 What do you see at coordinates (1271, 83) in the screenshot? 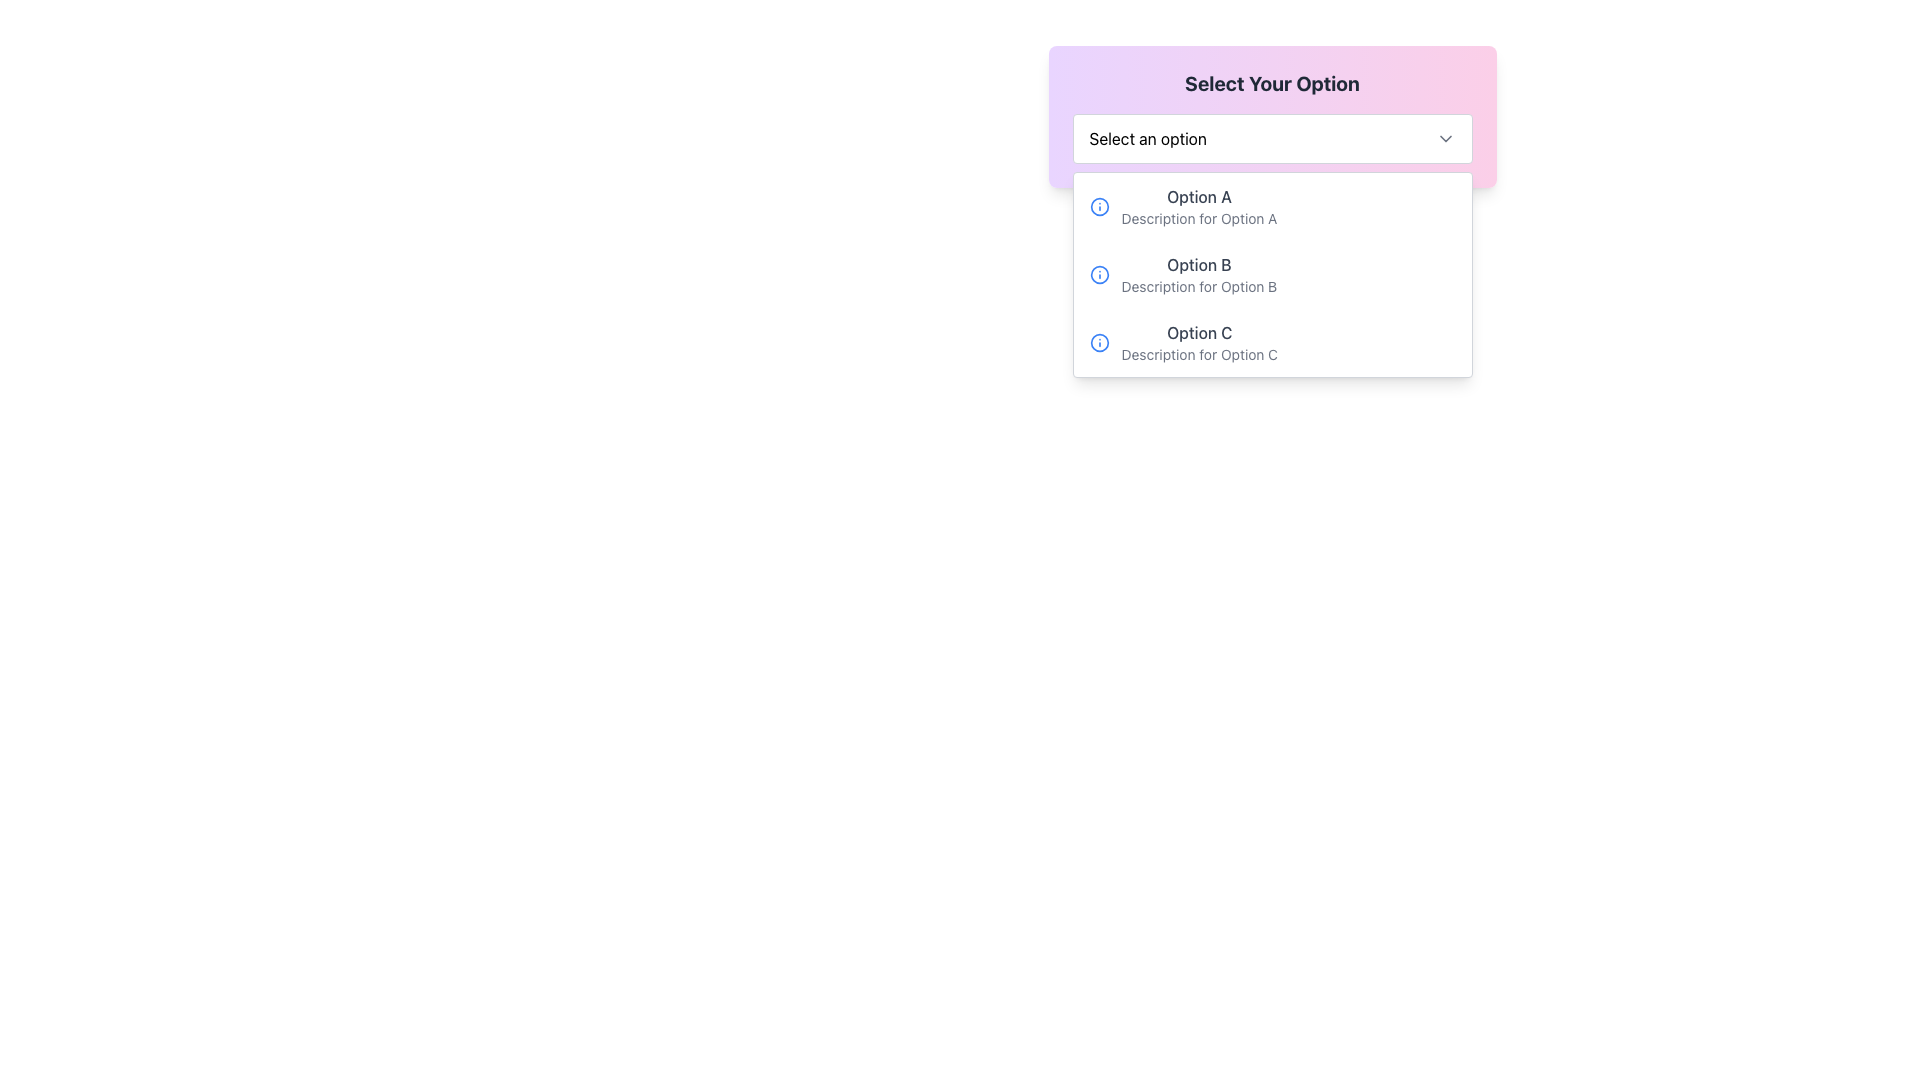
I see `the Text Label at the top of the card-like group, which serves as a title or heading for the section` at bounding box center [1271, 83].